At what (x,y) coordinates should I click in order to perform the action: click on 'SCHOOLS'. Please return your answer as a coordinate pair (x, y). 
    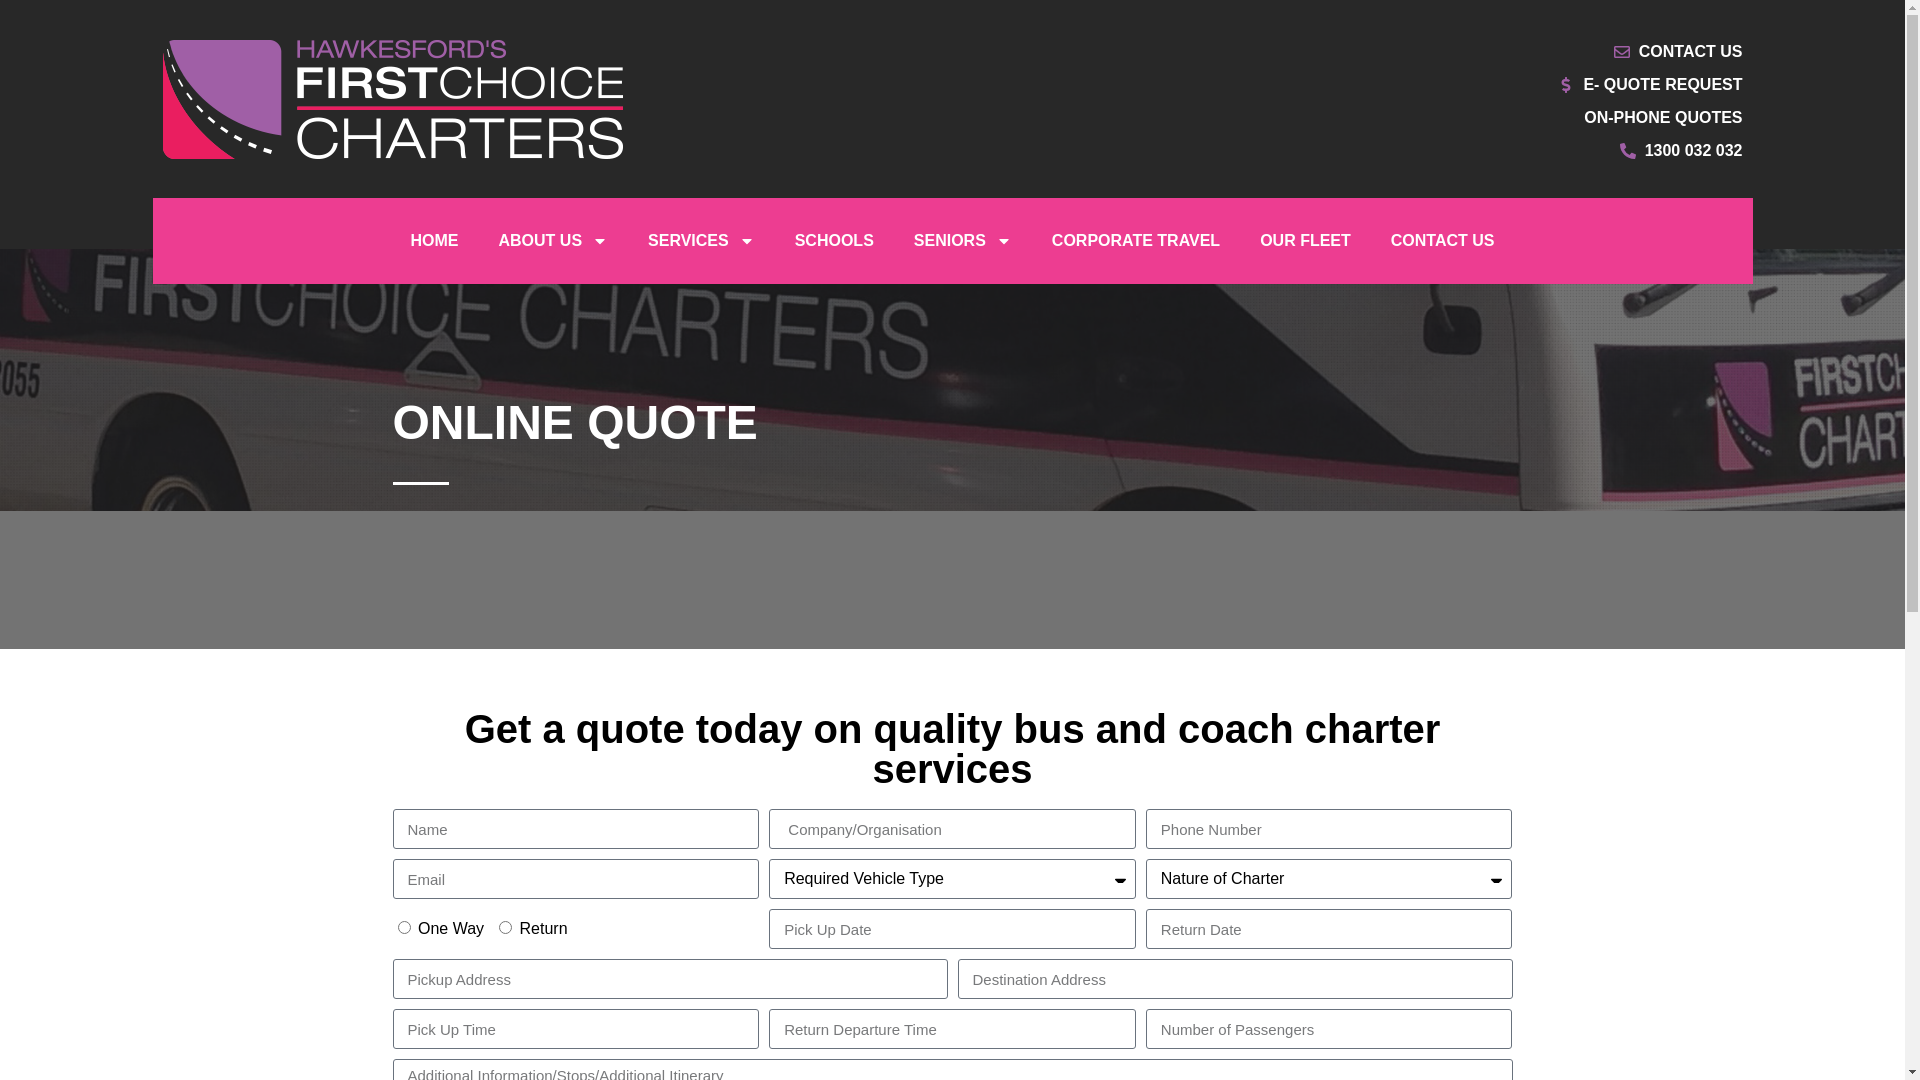
    Looking at the image, I should click on (834, 239).